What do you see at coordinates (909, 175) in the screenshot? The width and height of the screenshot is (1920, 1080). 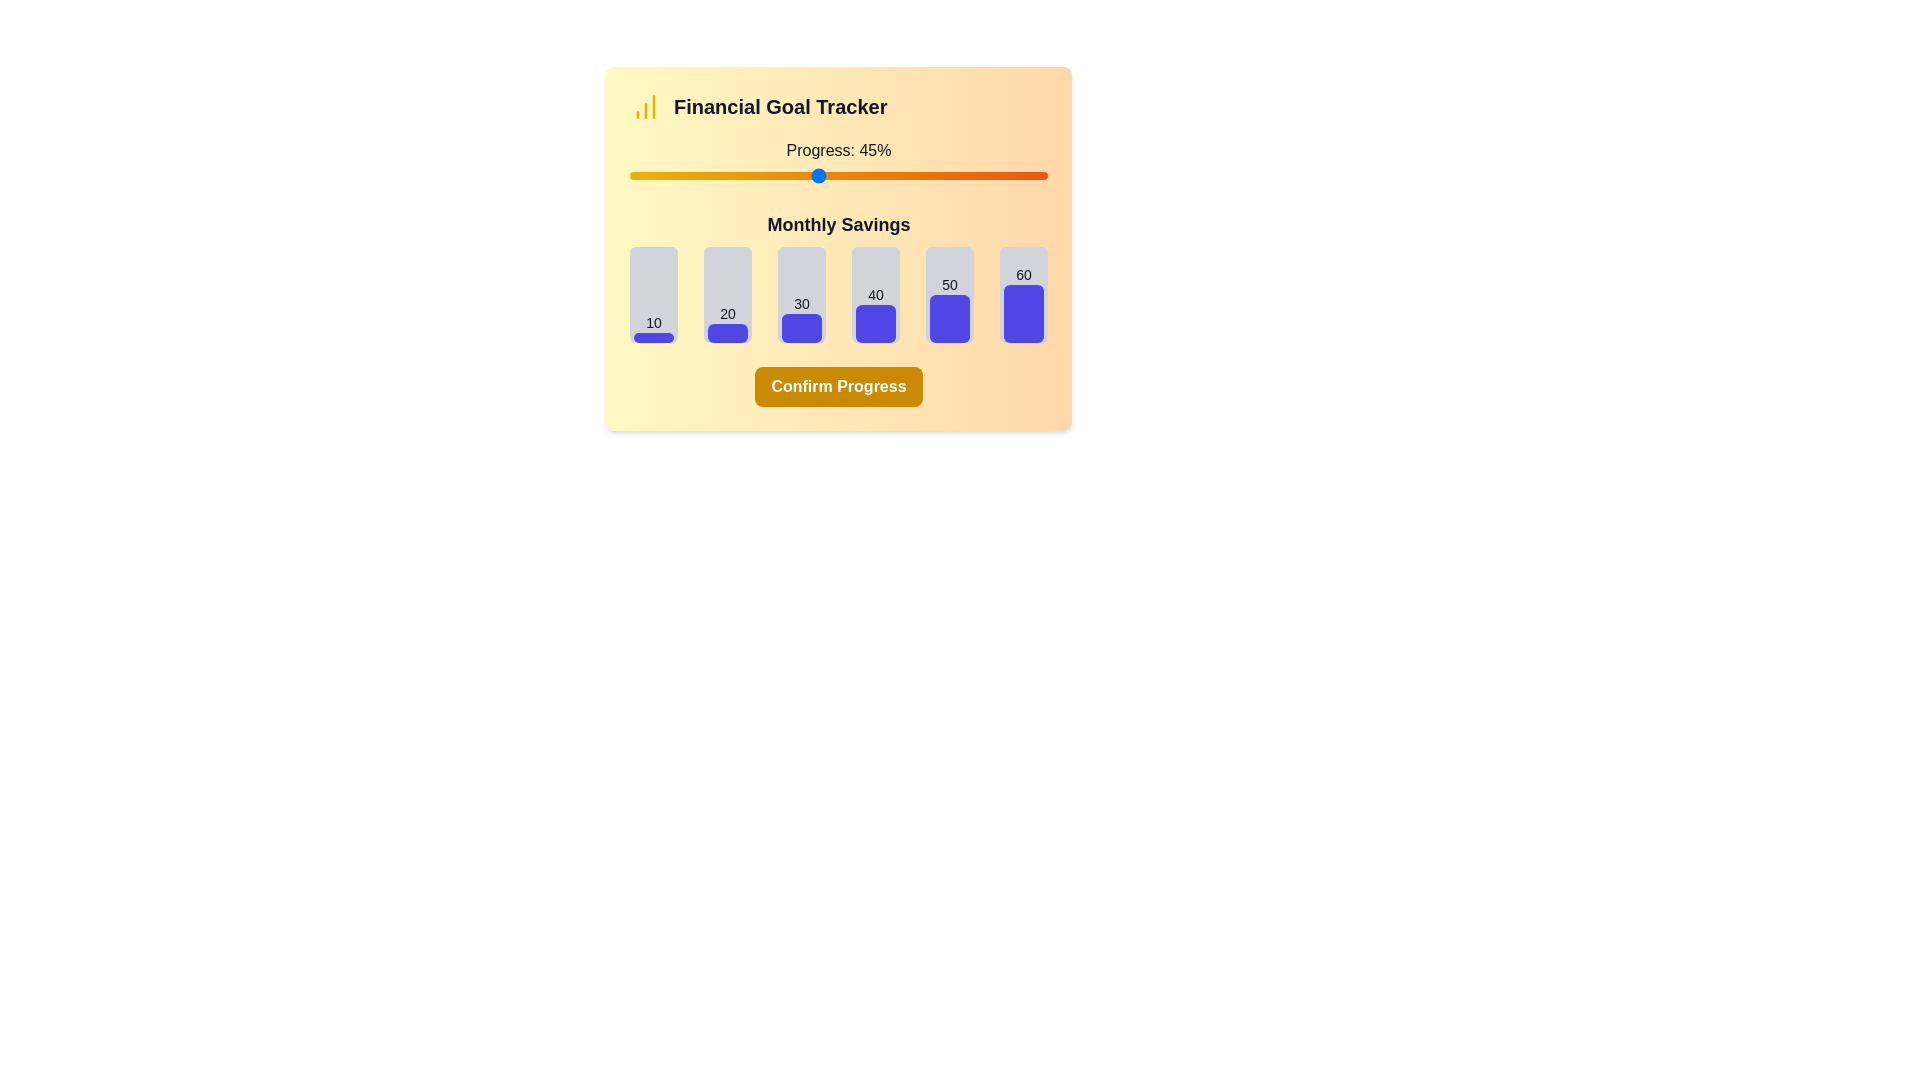 I see `the progress slider to 67%` at bounding box center [909, 175].